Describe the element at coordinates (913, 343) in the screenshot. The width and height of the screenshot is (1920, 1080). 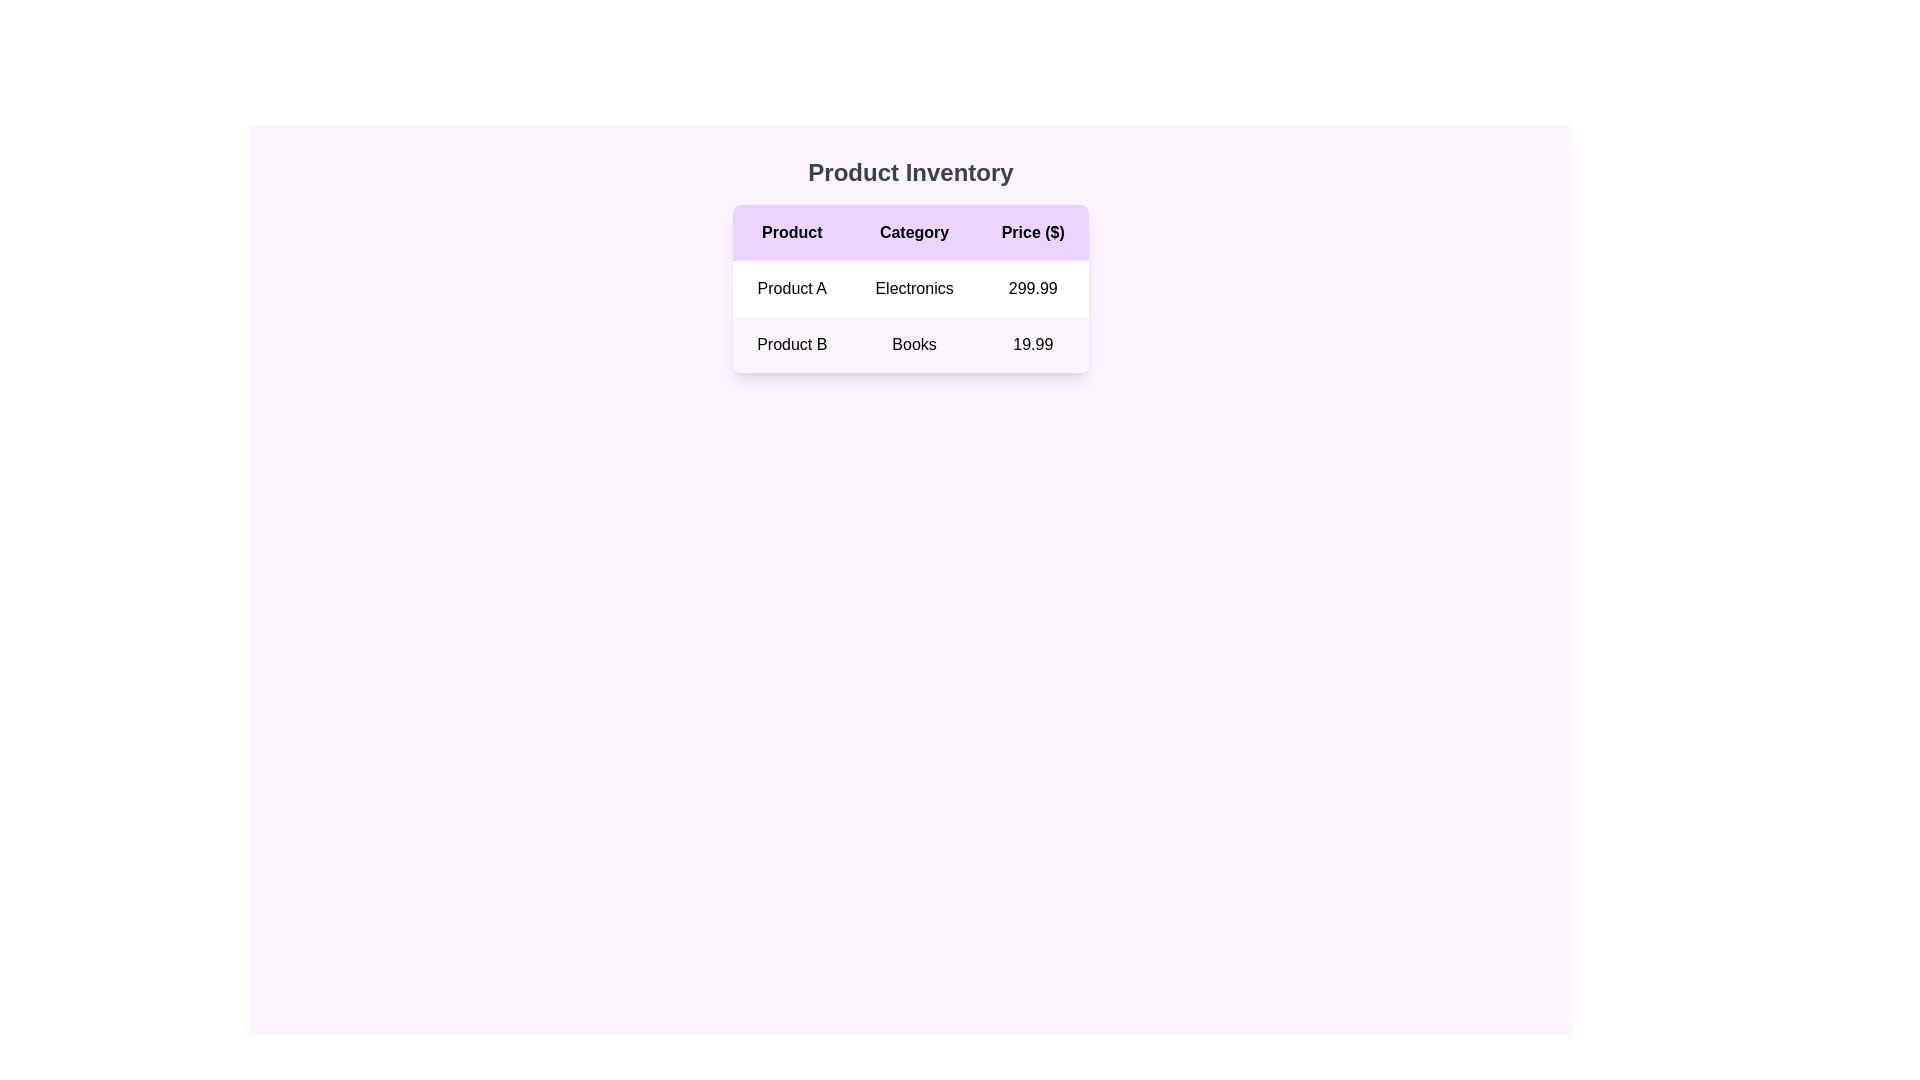
I see `the Table Cell that indicates the category of the product in the second row of the table under the 'Category' column, aligned with 'Product B' and '19.99'` at that location.